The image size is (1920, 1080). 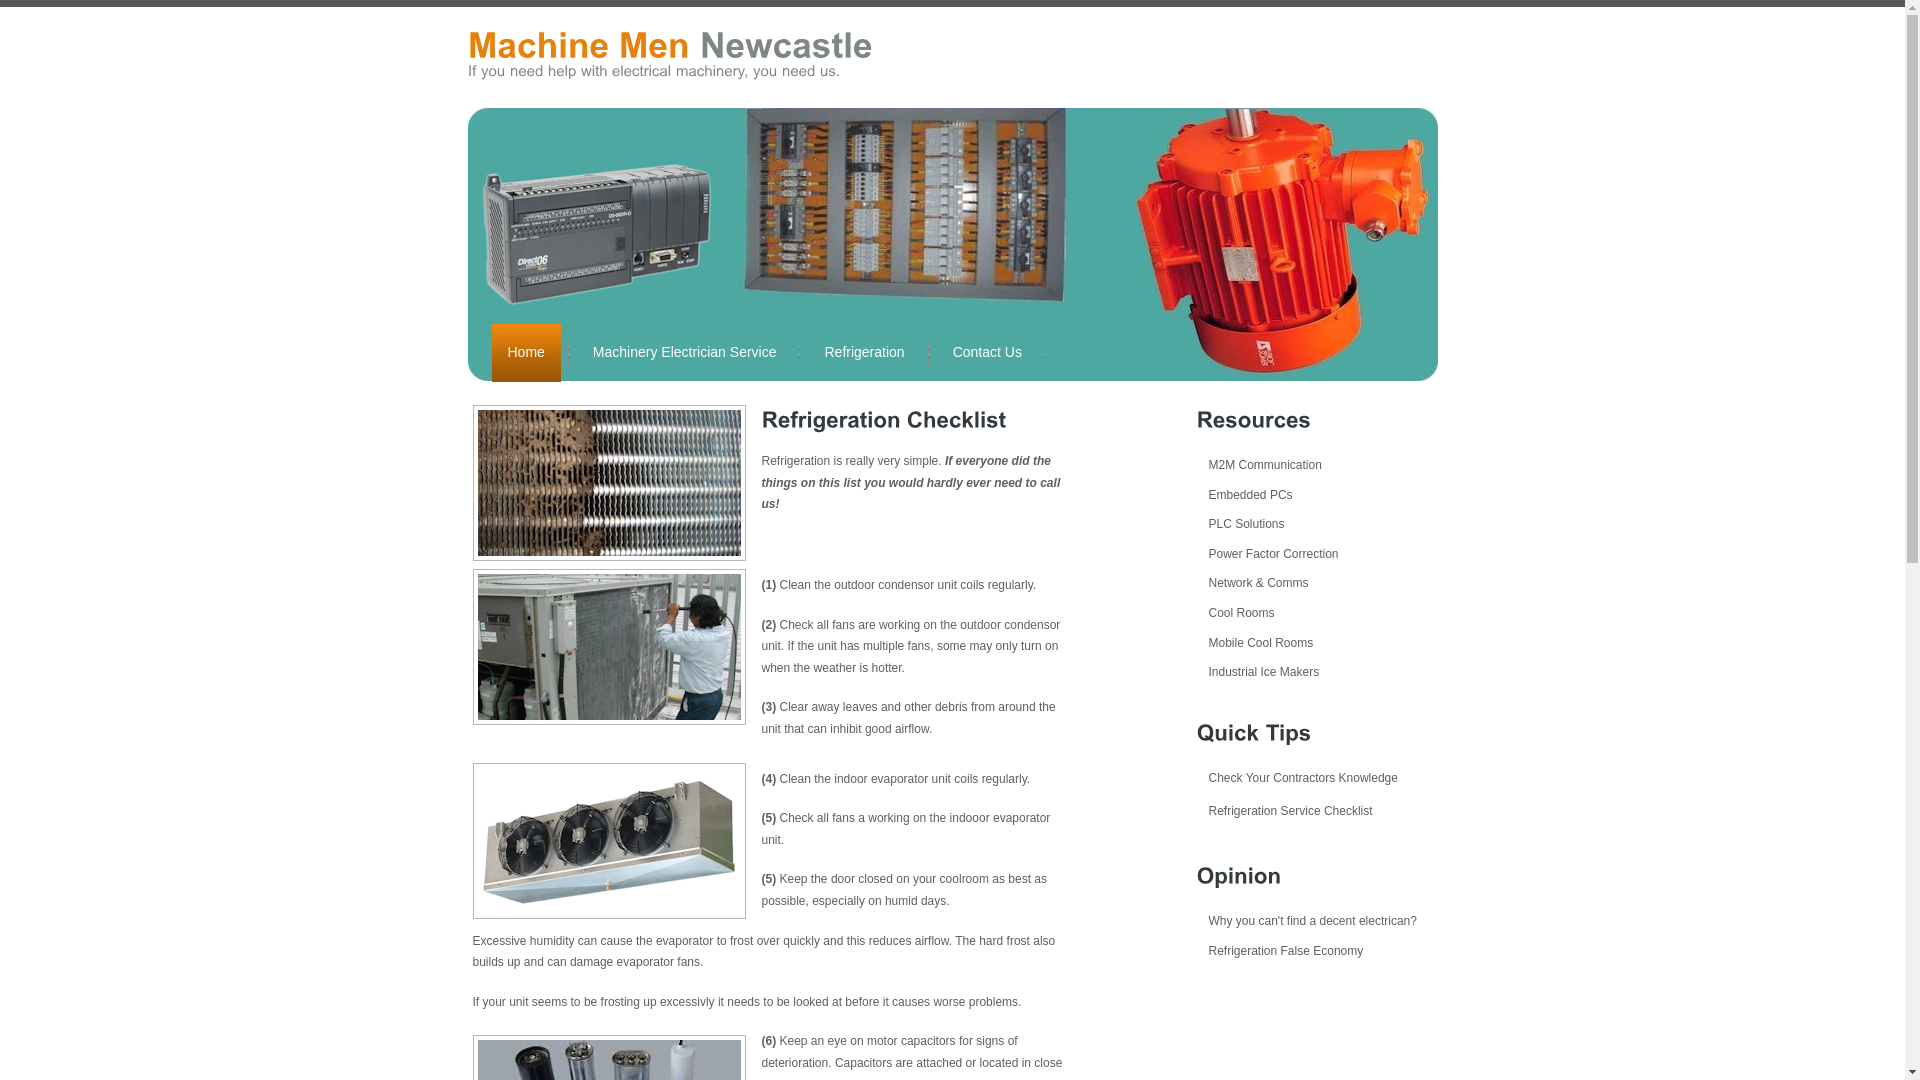 I want to click on 'Embedded PCs', so click(x=1242, y=494).